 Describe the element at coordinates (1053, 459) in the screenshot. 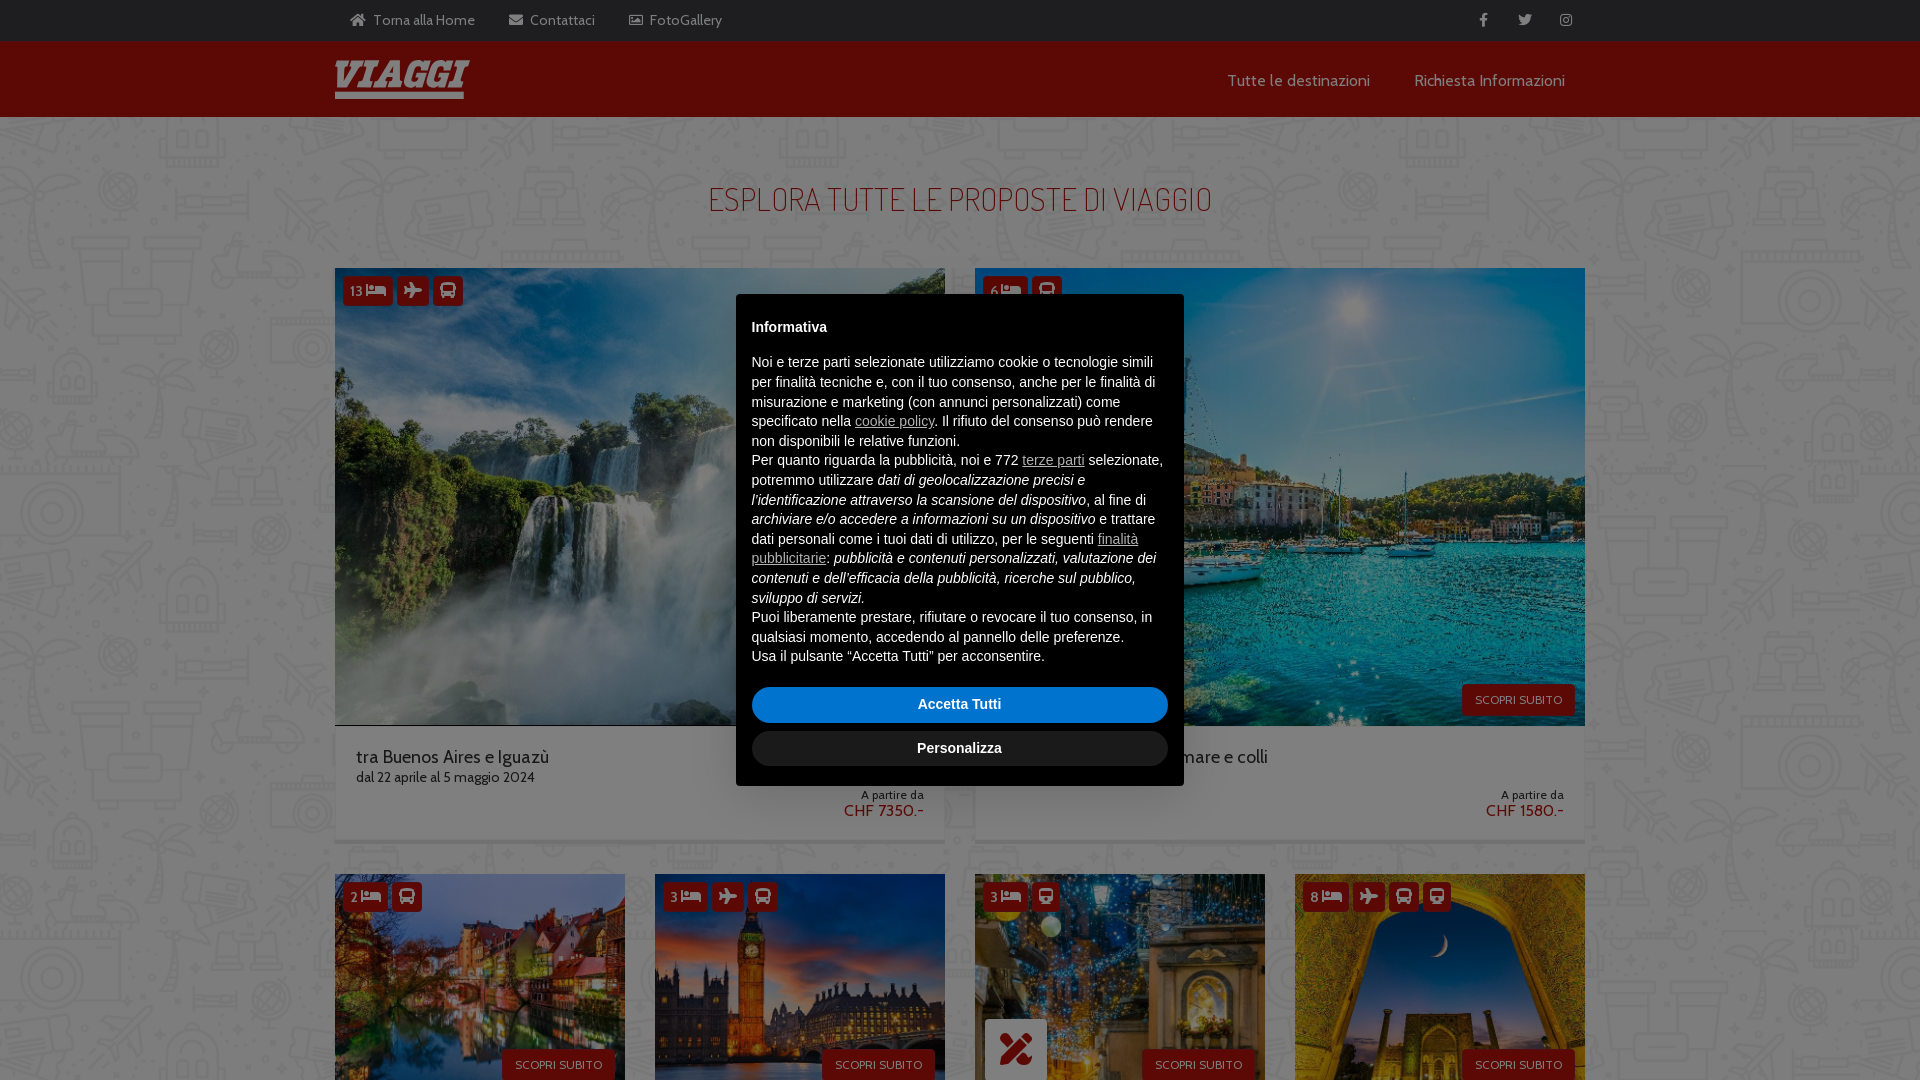

I see `'terze parti'` at that location.